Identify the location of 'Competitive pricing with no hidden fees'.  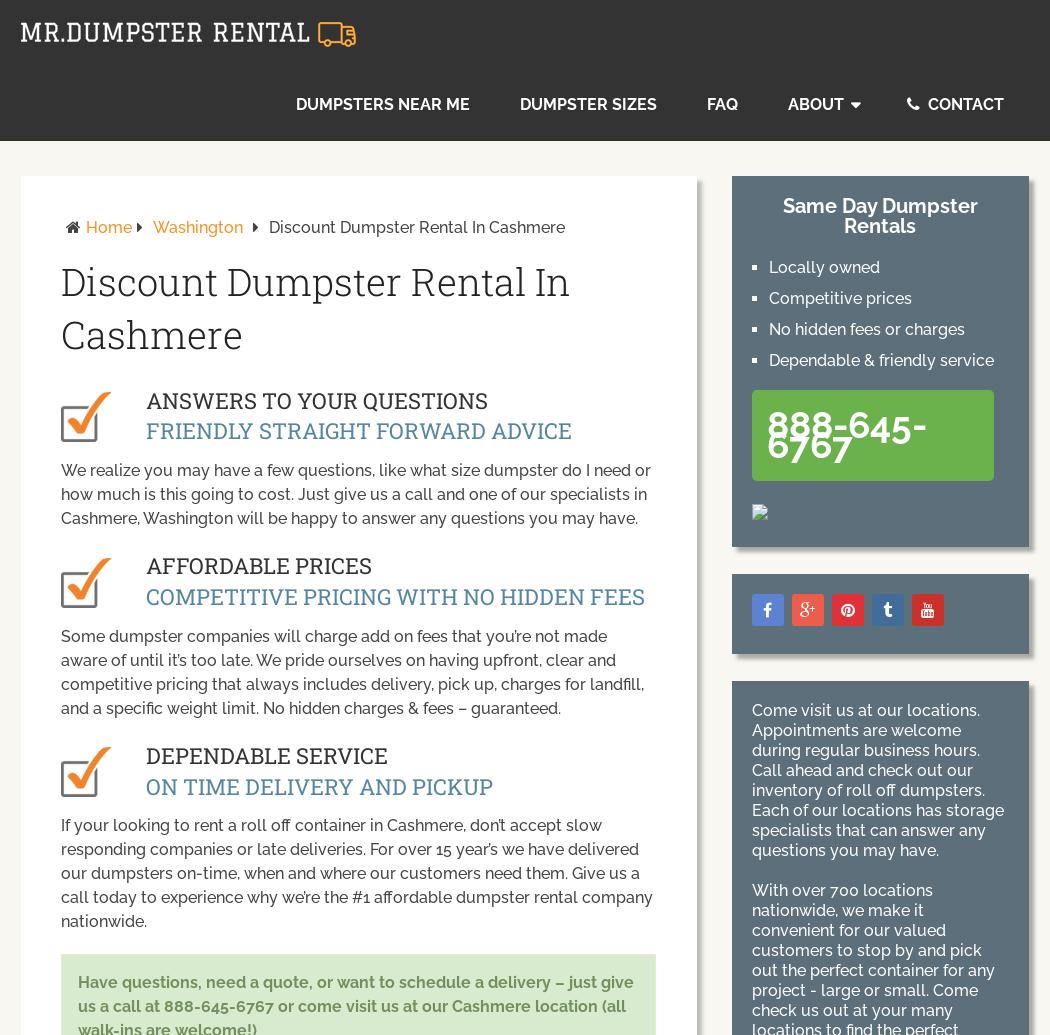
(394, 595).